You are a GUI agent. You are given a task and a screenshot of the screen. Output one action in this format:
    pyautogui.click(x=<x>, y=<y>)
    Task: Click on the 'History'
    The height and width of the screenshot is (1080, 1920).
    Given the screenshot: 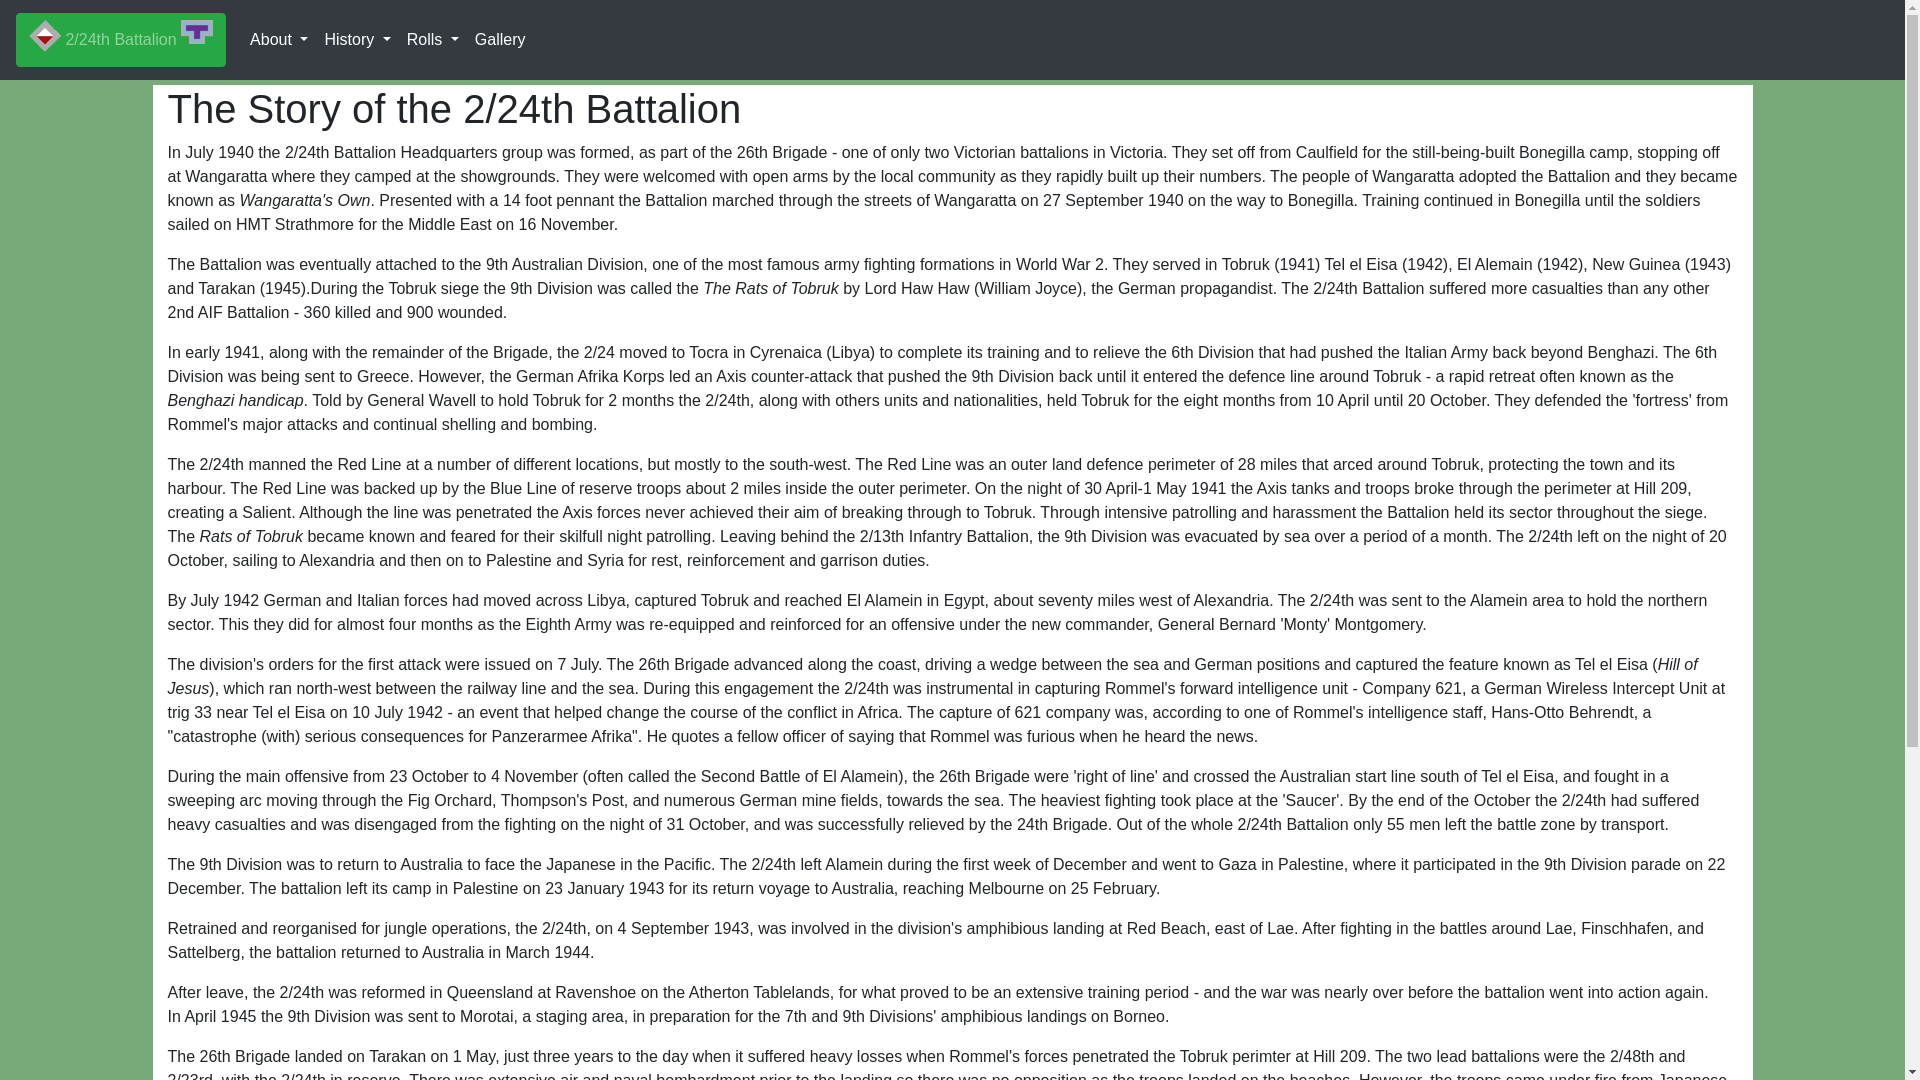 What is the action you would take?
    pyautogui.click(x=356, y=39)
    